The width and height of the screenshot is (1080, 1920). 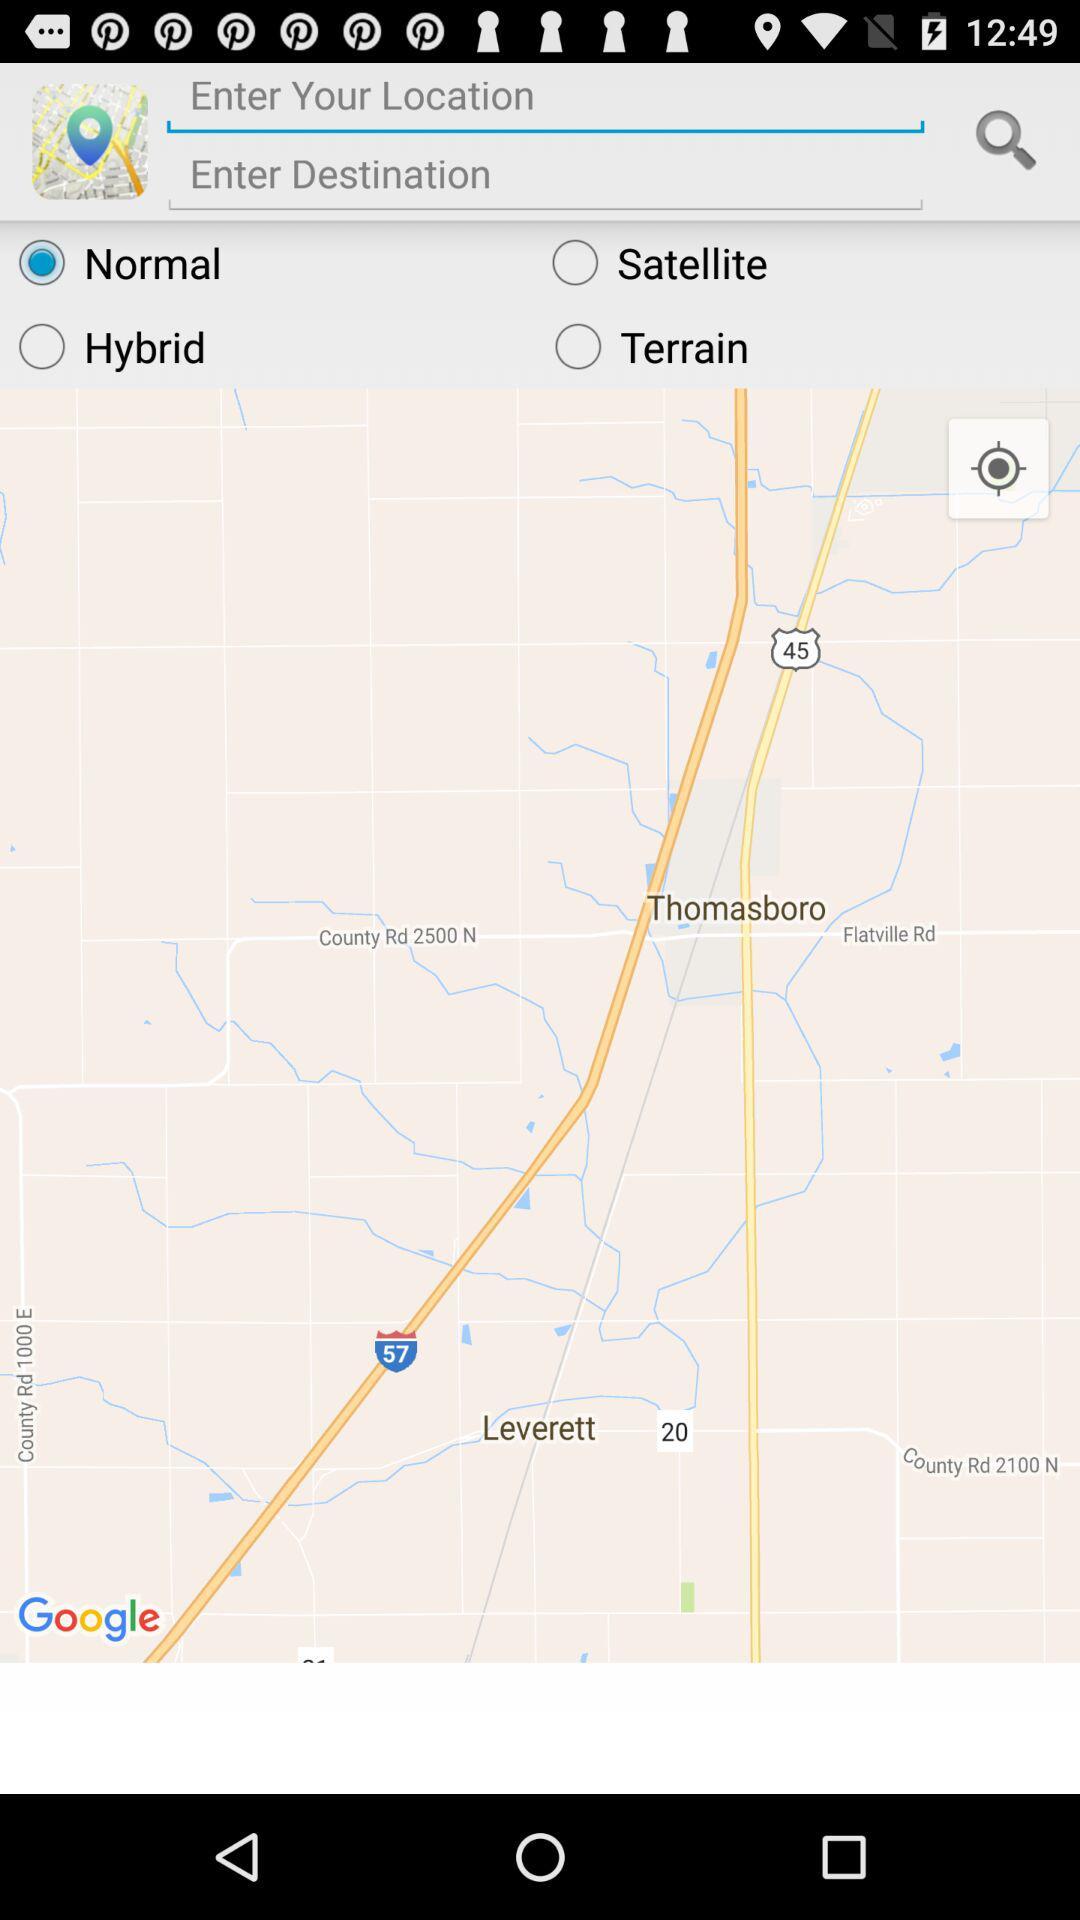 What do you see at coordinates (1006, 140) in the screenshot?
I see `search bar` at bounding box center [1006, 140].